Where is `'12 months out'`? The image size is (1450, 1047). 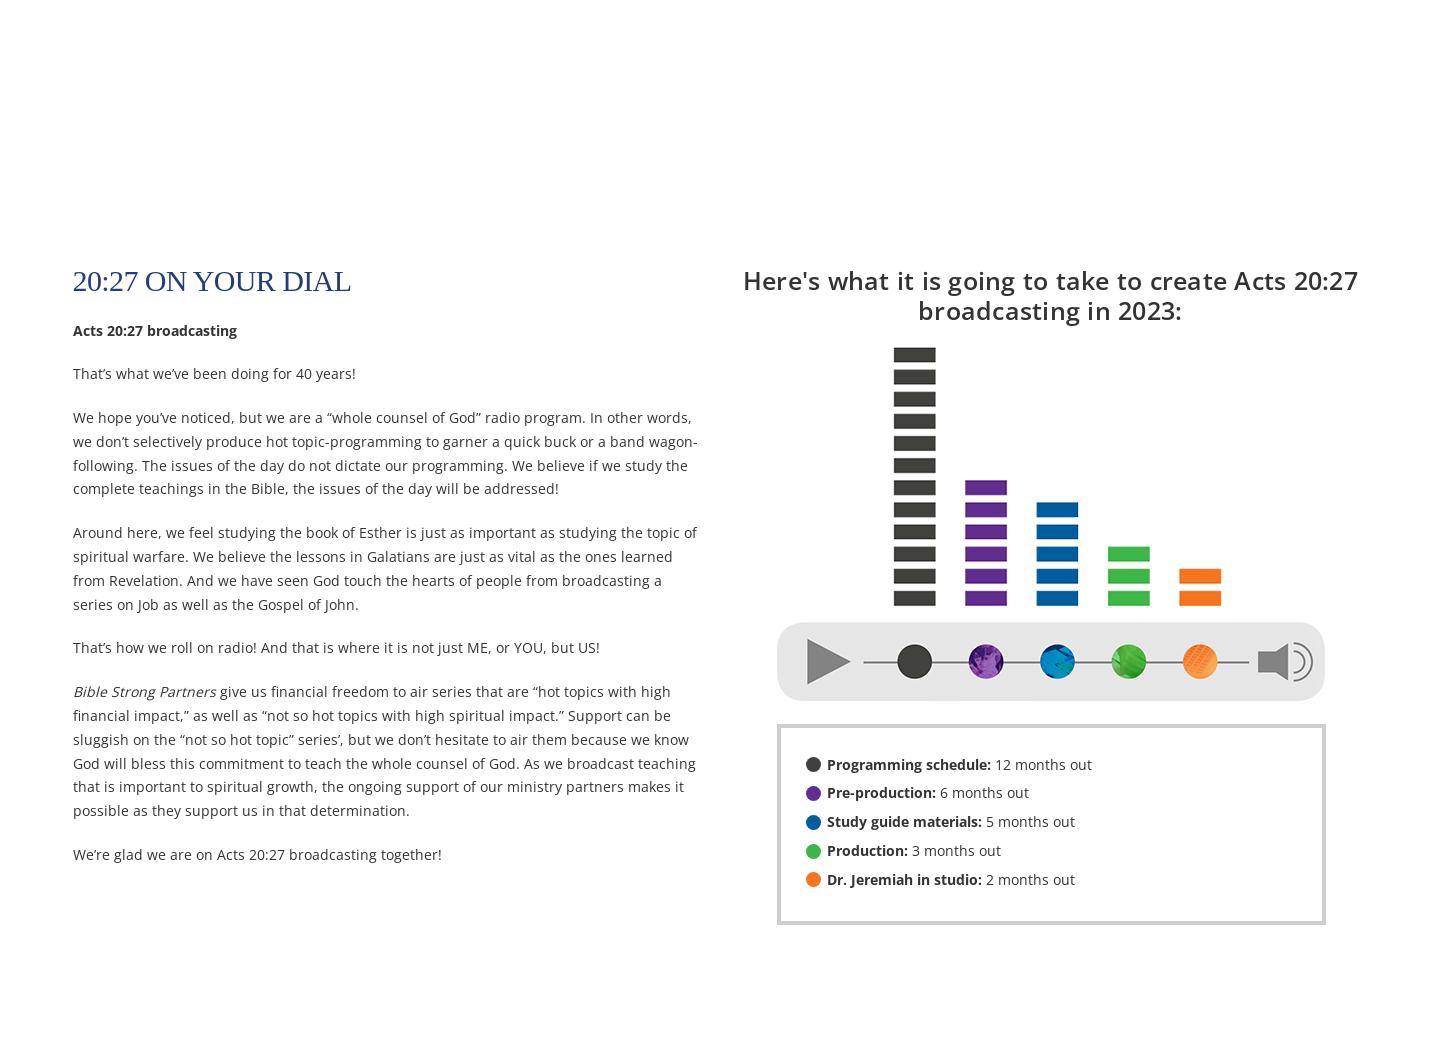
'12 months out' is located at coordinates (1040, 762).